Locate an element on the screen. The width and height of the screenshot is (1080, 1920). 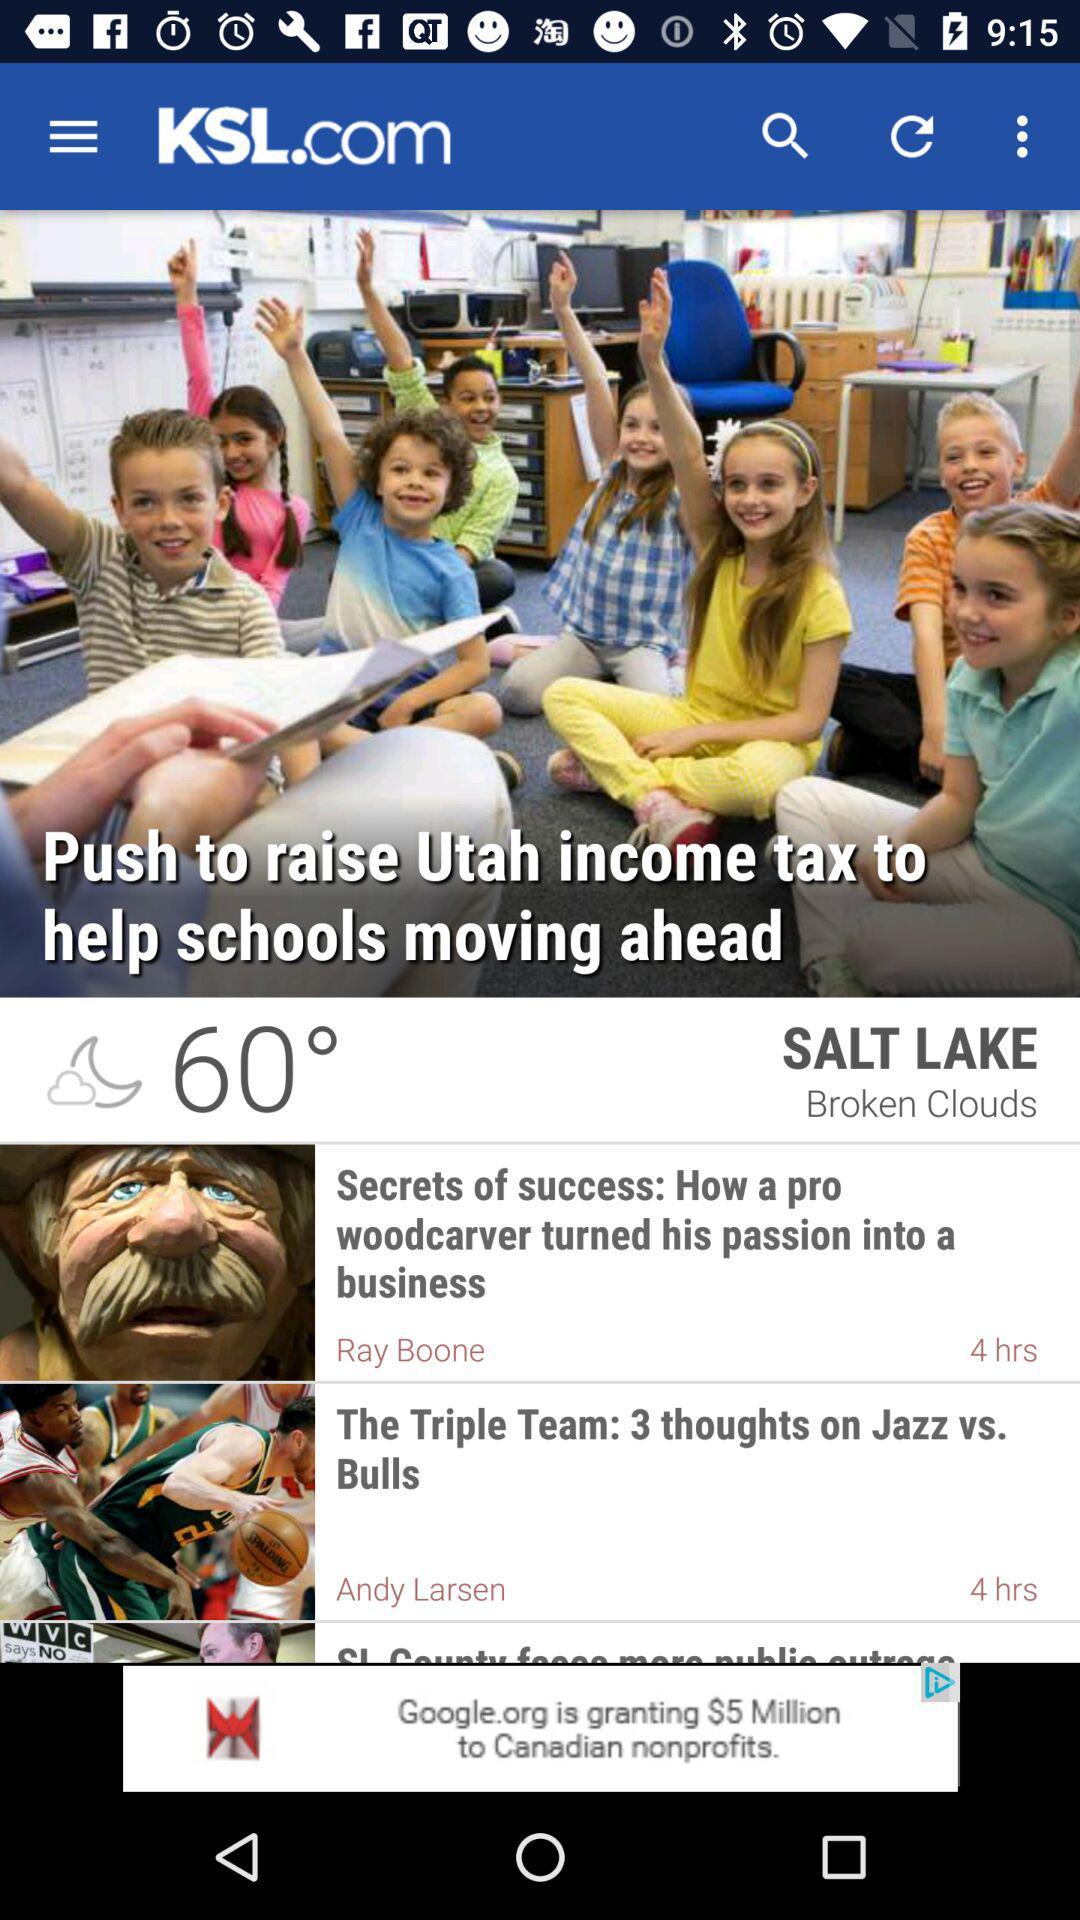
the advertising website is located at coordinates (540, 1727).